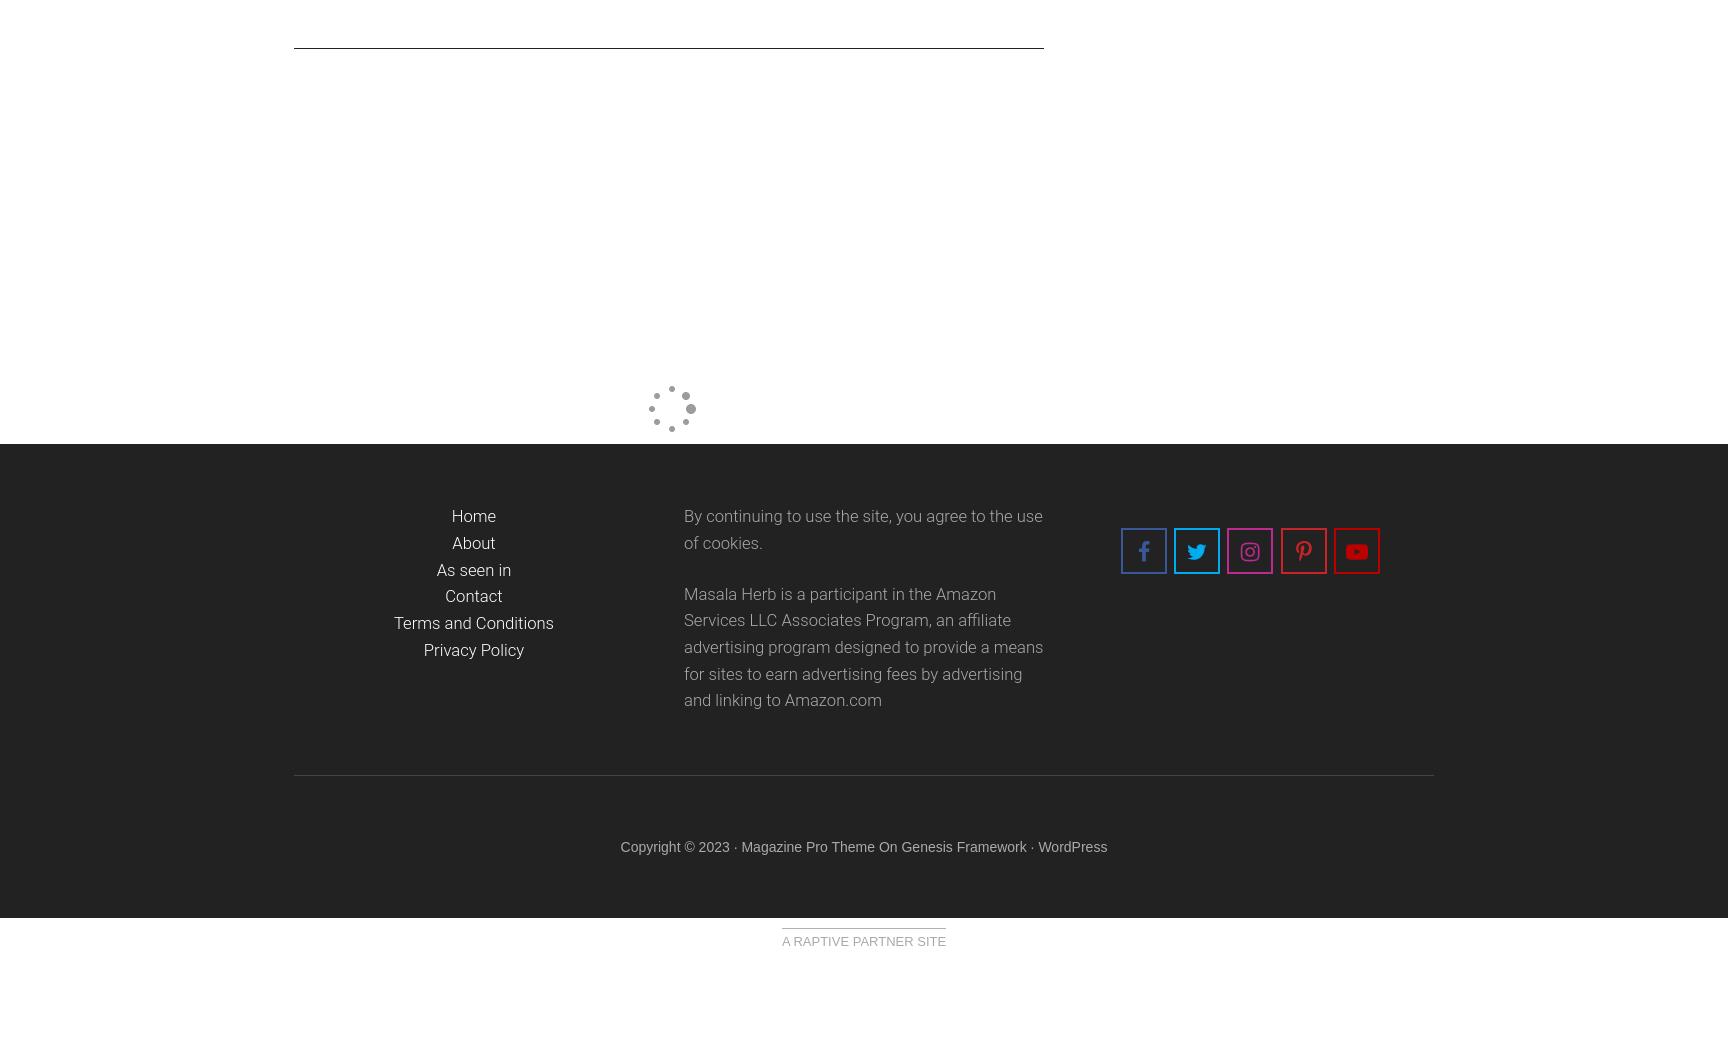 This screenshot has width=1728, height=1042. I want to click on 'Copyright © 2023 · Magazine Pro Theme On Genesis Framework · WordPress', so click(862, 845).